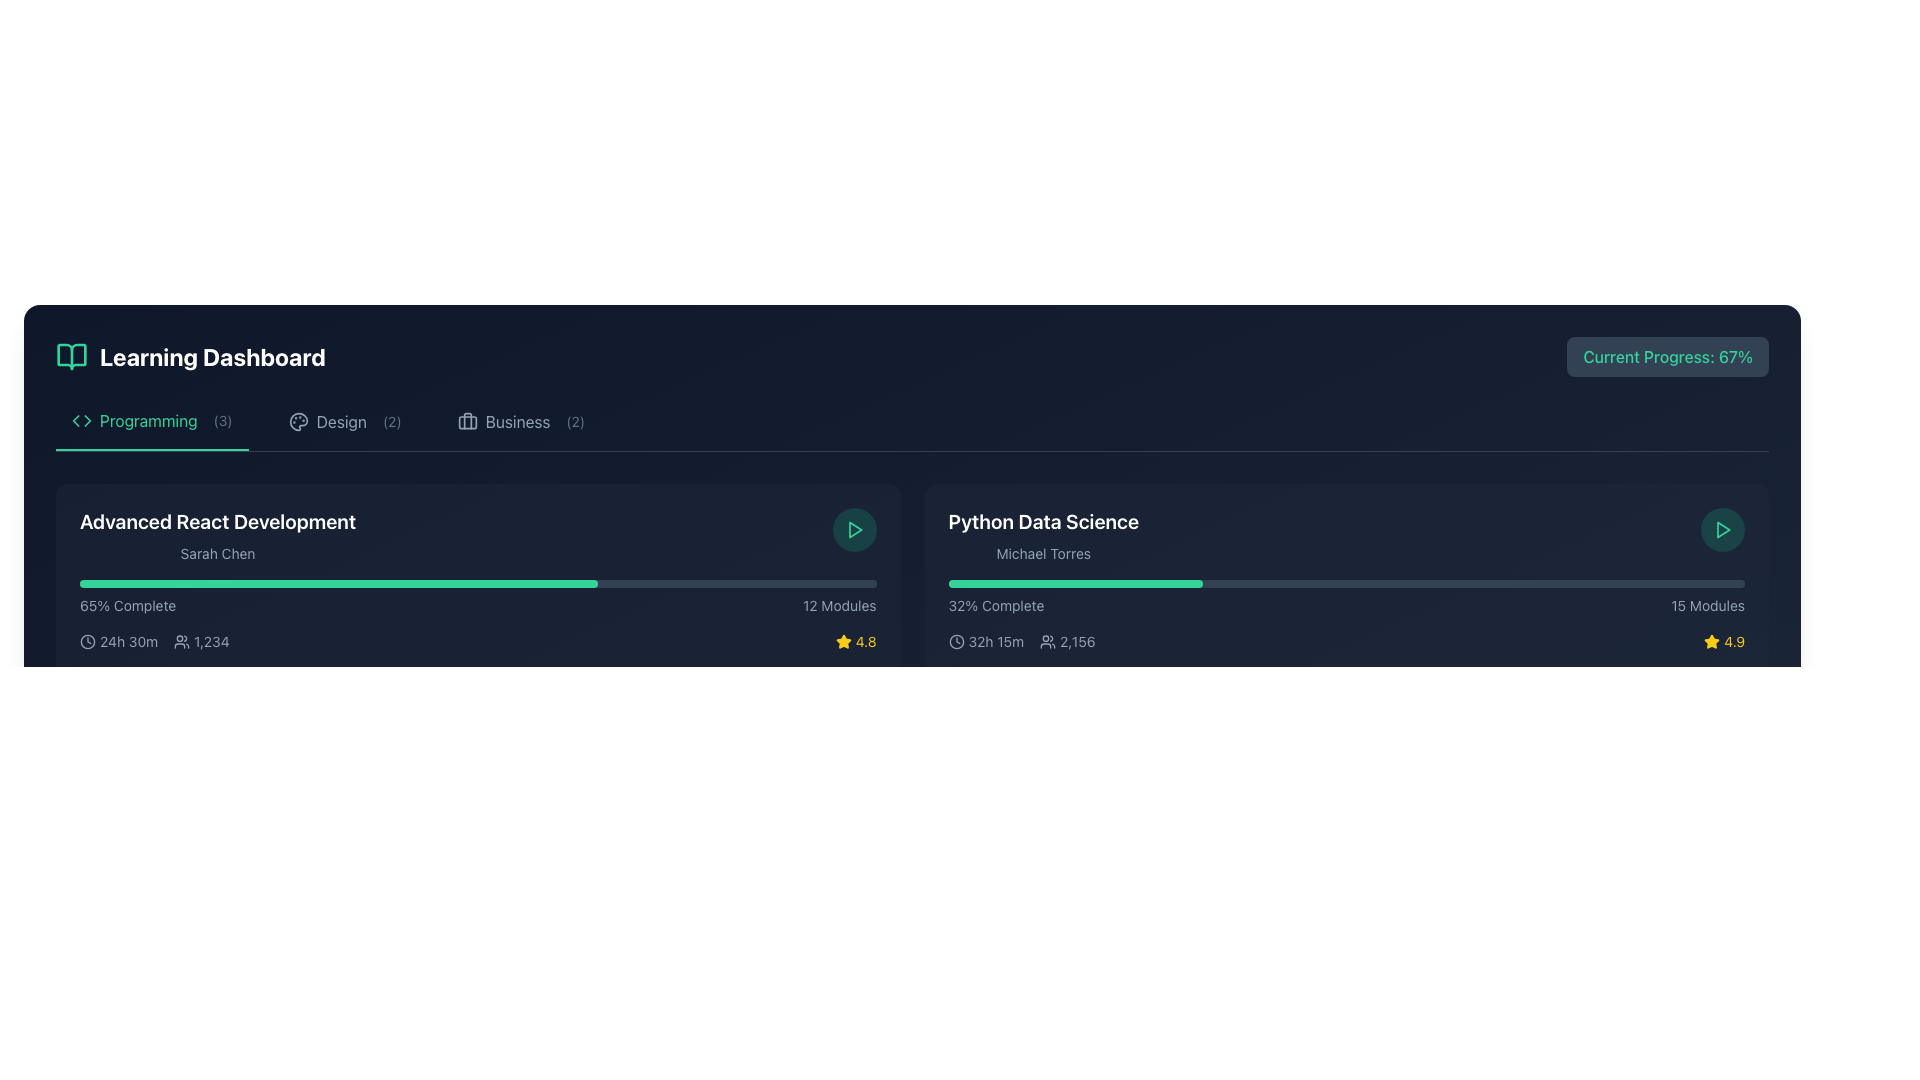  What do you see at coordinates (341, 420) in the screenshot?
I see `the 'Design' text label in the navigation menu, which serves as an identifier for the 'Design' section` at bounding box center [341, 420].